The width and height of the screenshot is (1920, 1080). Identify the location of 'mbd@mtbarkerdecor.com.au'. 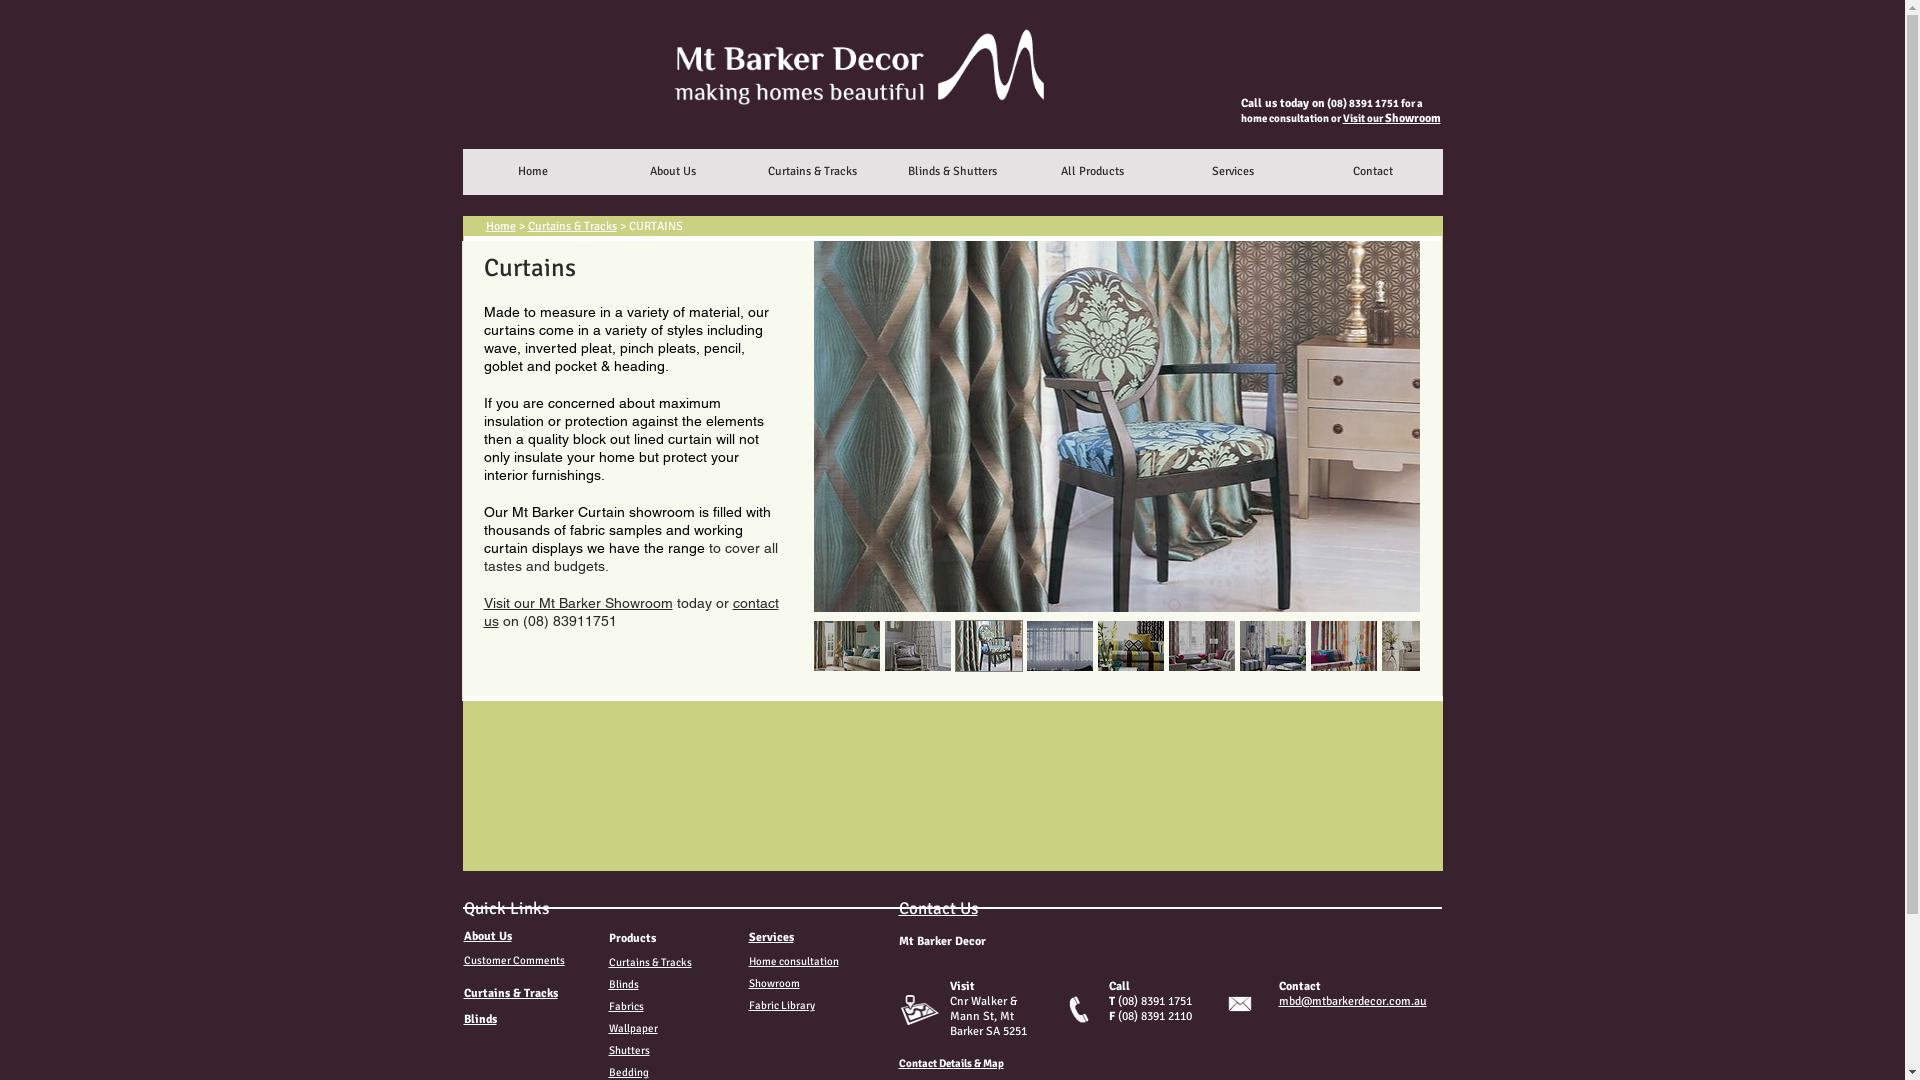
(1352, 1001).